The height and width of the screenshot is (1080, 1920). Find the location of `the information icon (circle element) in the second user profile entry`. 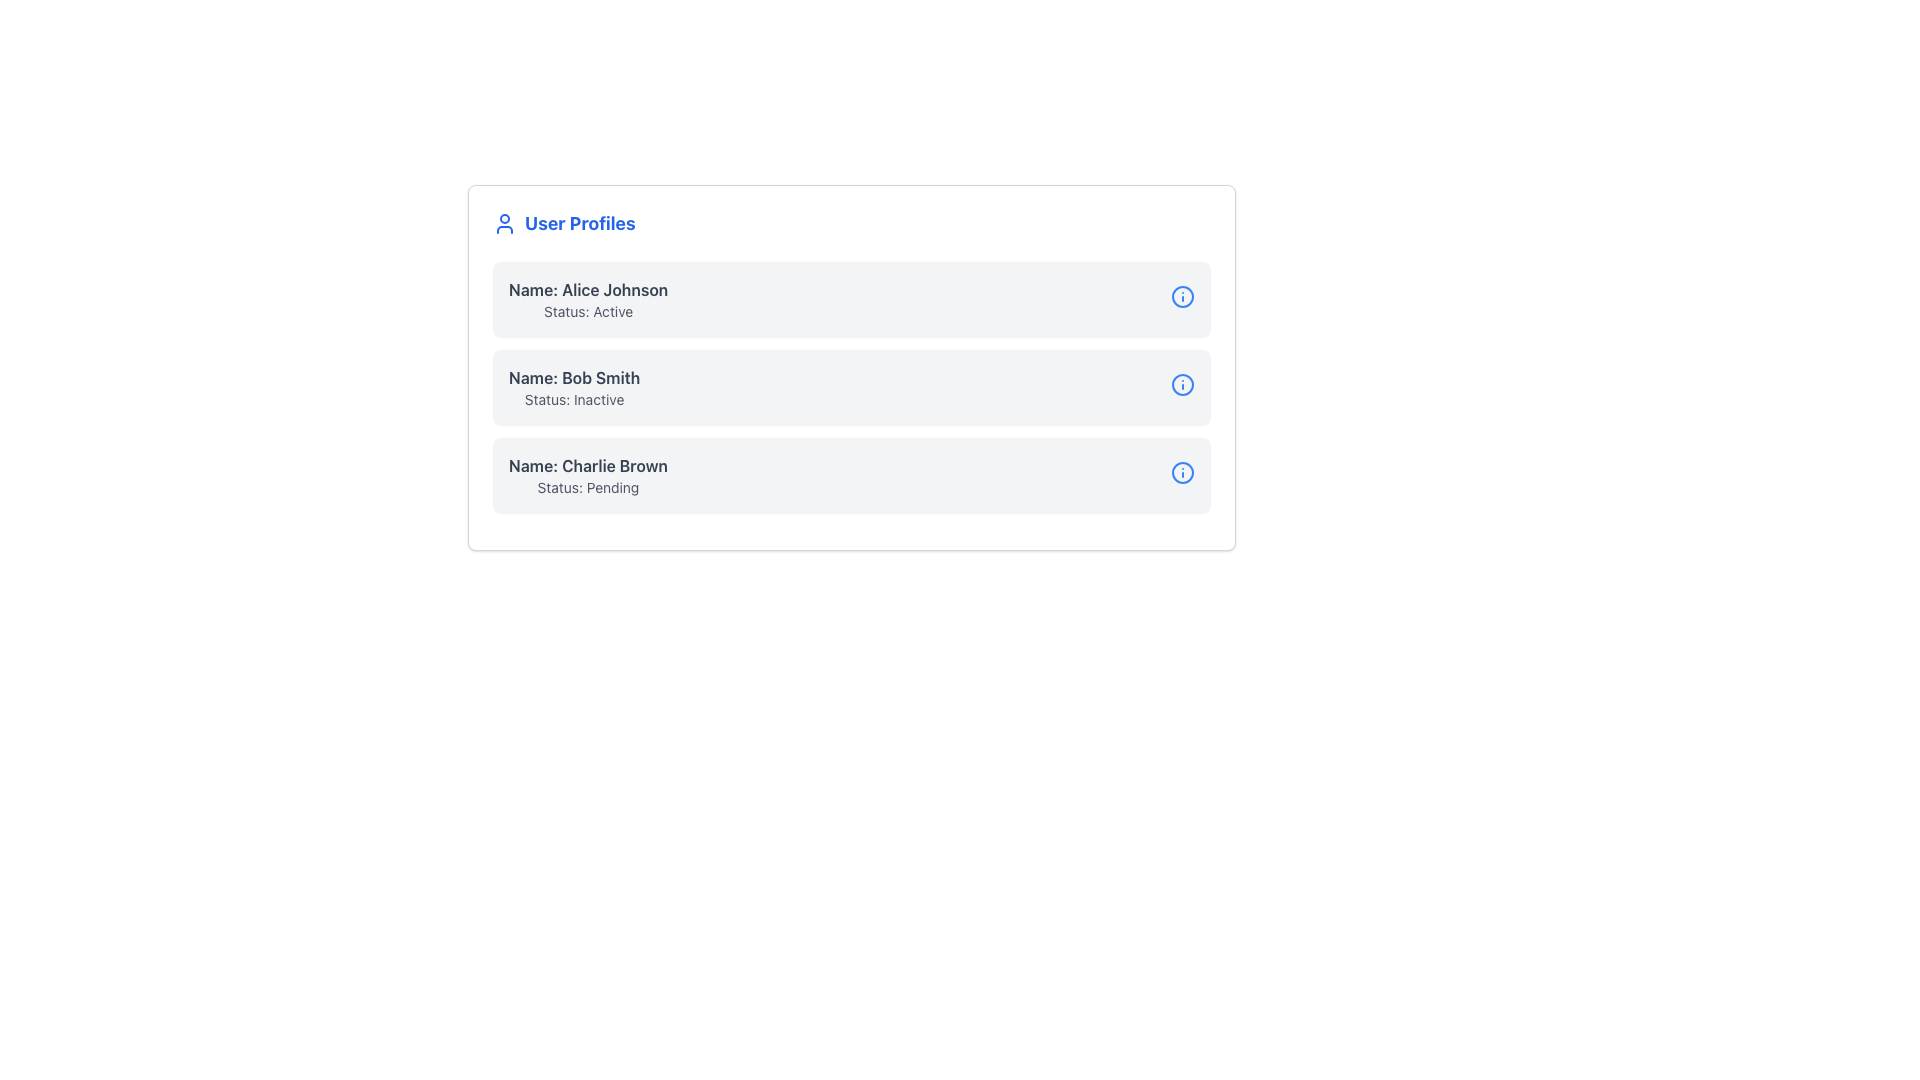

the information icon (circle element) in the second user profile entry is located at coordinates (1182, 385).